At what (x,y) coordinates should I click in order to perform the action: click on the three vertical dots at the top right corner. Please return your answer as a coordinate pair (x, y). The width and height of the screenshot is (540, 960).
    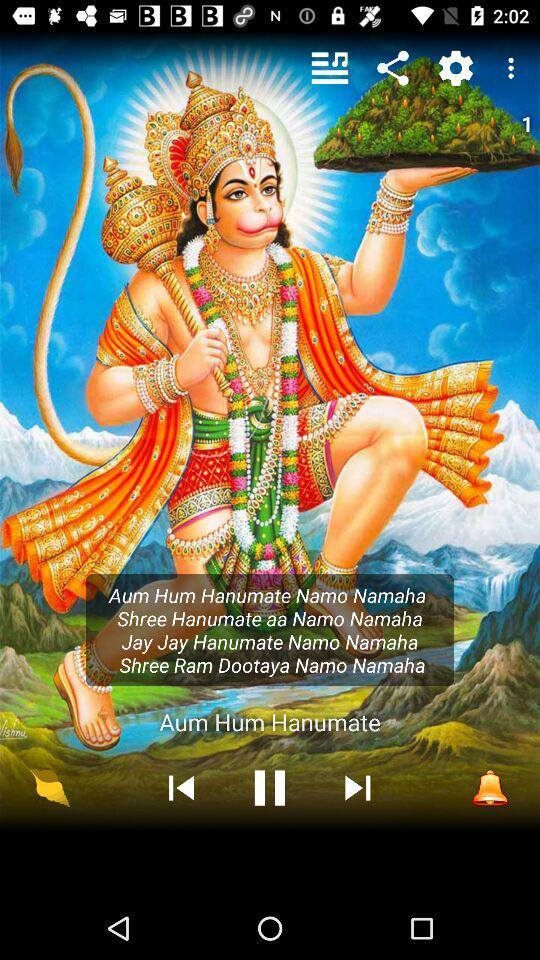
    Looking at the image, I should click on (514, 68).